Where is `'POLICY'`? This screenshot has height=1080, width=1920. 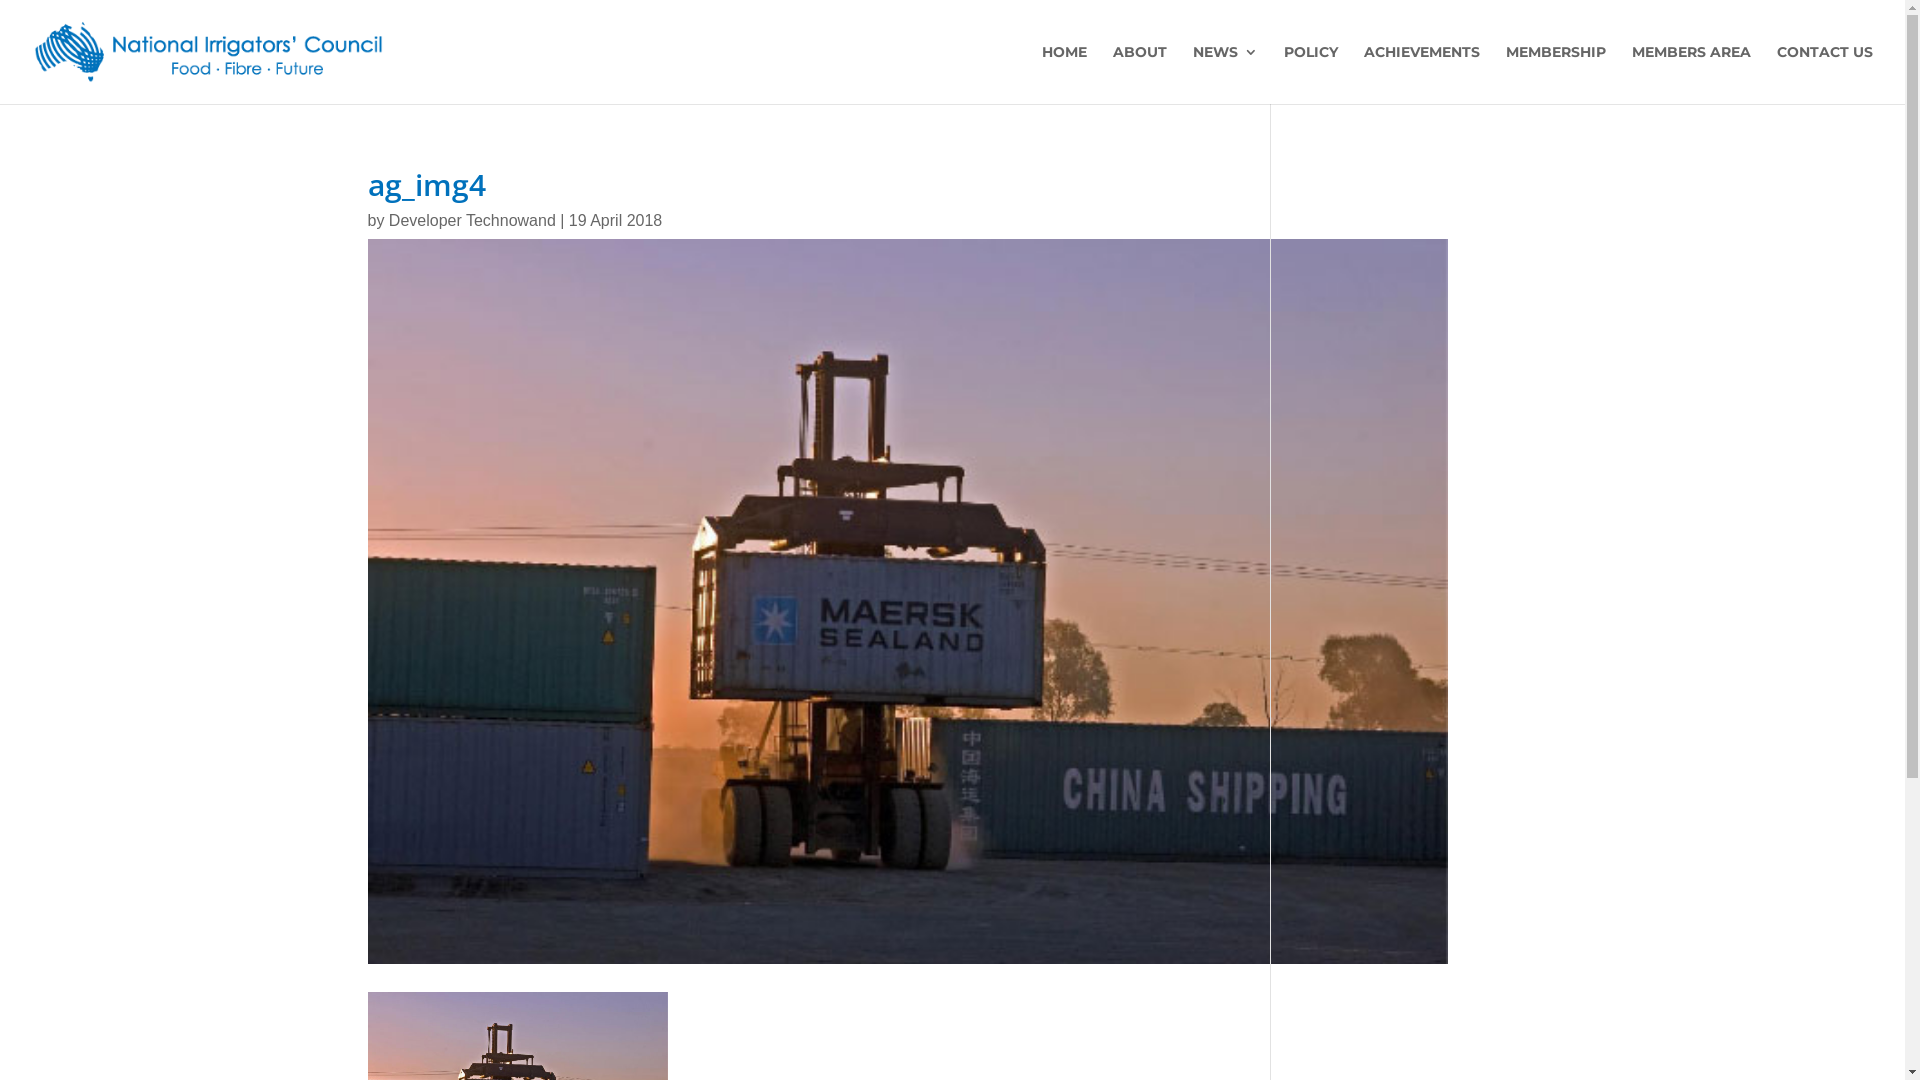
'POLICY' is located at coordinates (1310, 73).